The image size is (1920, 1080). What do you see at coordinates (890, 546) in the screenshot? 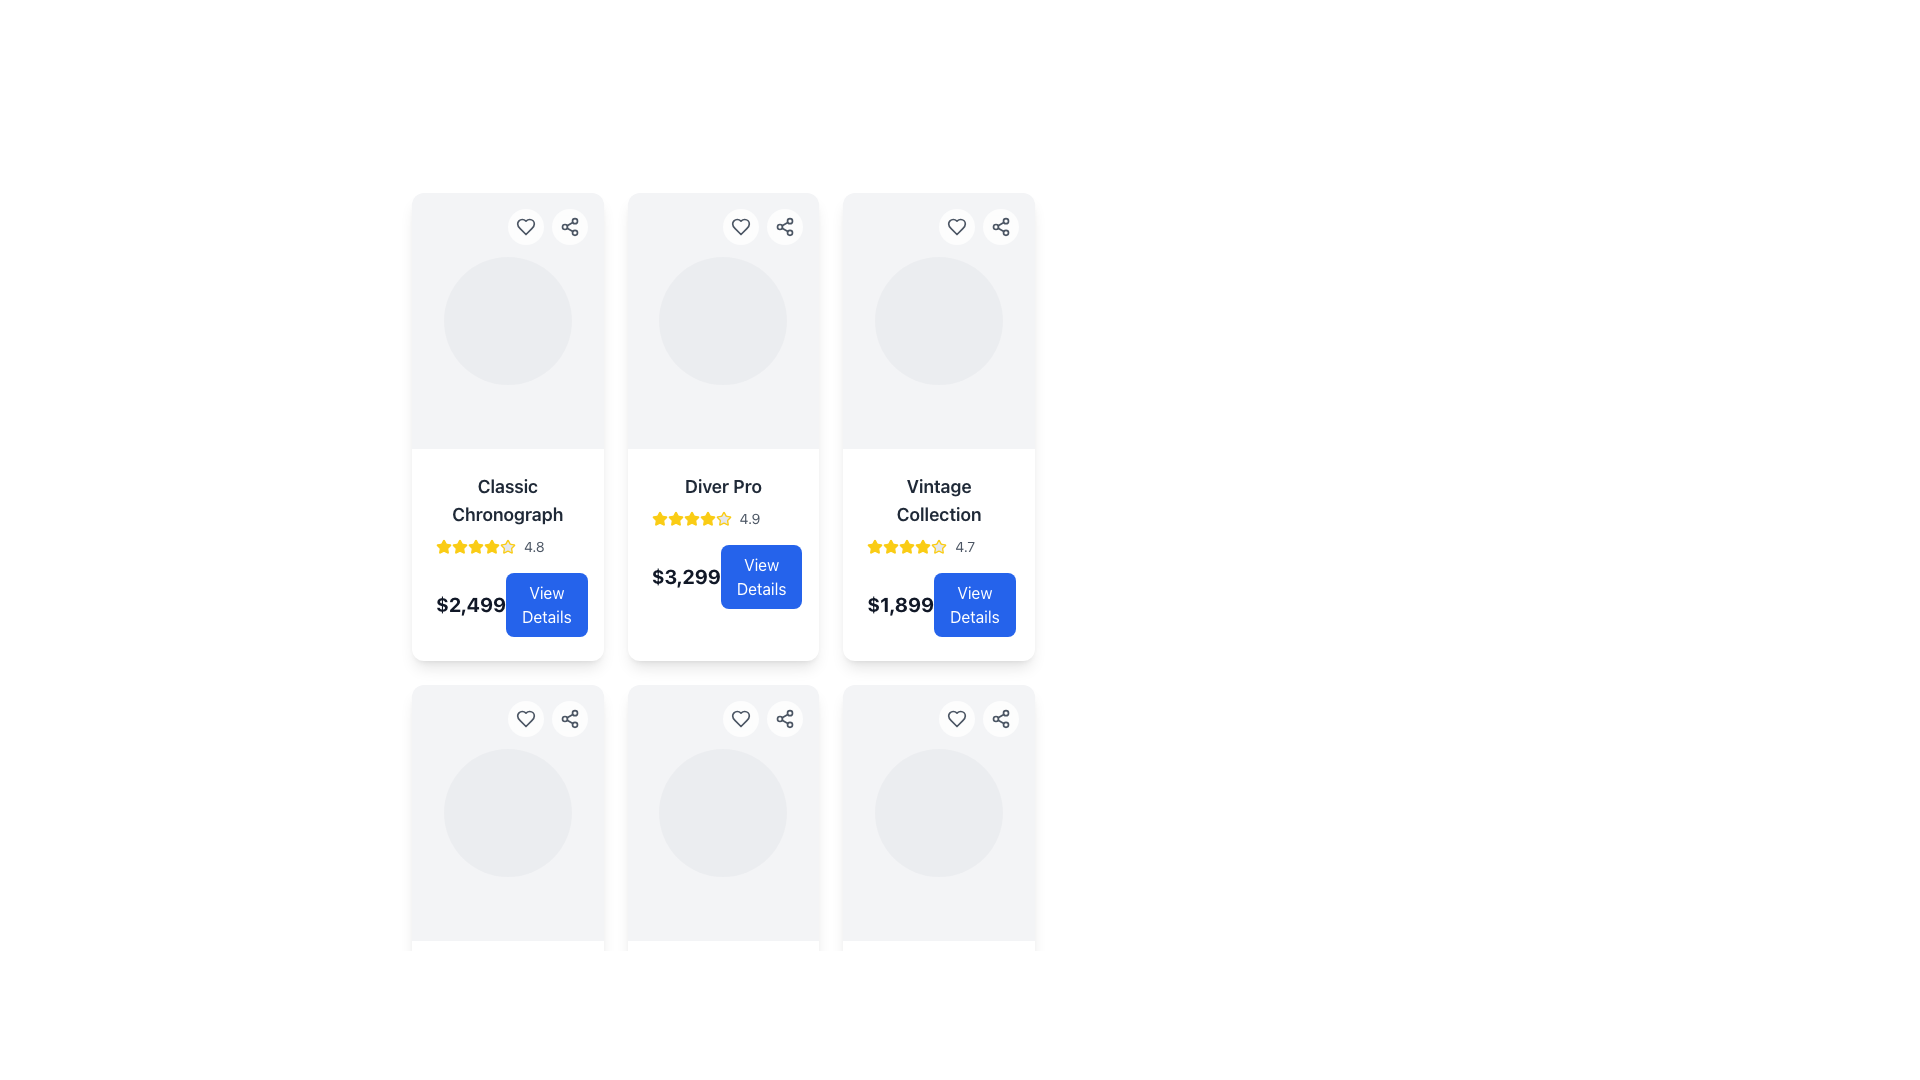
I see `the third star icon in the five-star rating system under the 'Vintage Collection' section` at bounding box center [890, 546].